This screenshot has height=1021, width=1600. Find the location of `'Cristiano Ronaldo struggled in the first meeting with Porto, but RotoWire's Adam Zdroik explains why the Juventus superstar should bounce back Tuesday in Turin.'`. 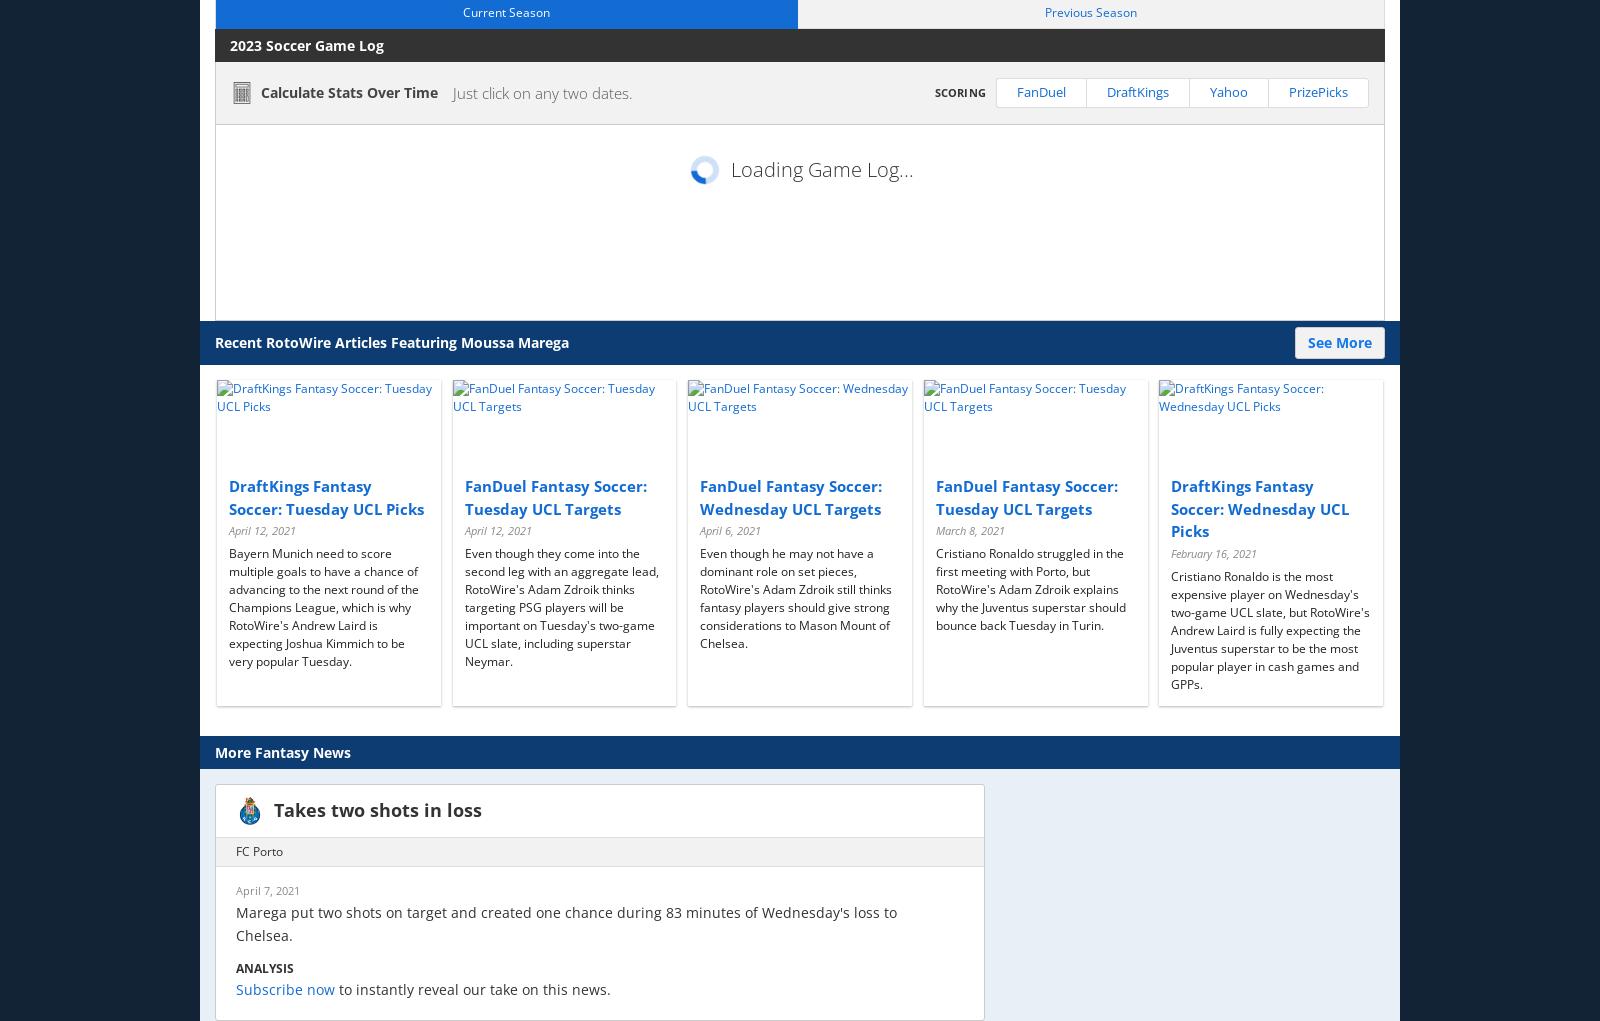

'Cristiano Ronaldo struggled in the first meeting with Porto, but RotoWire's Adam Zdroik explains why the Juventus superstar should bounce back Tuesday in Turin.' is located at coordinates (1030, 588).